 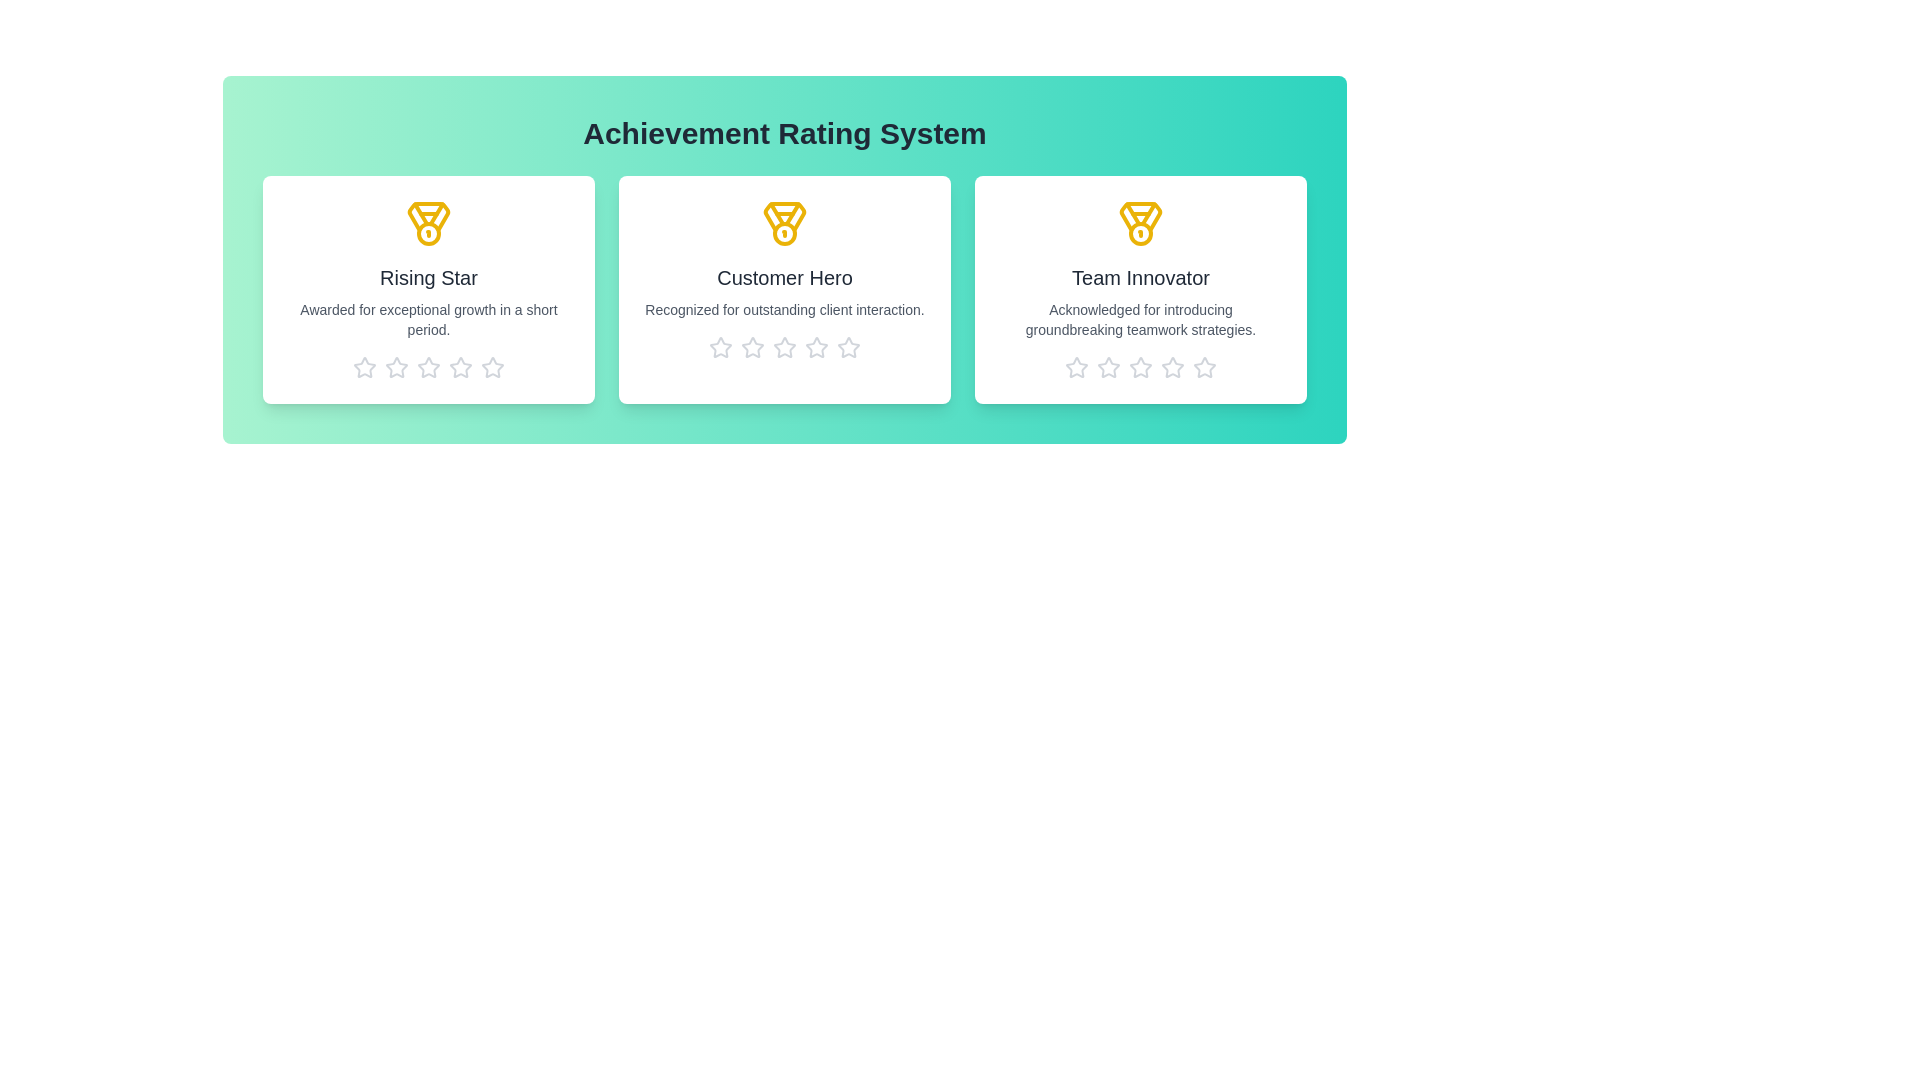 I want to click on the title of the achievement Customer Hero, so click(x=784, y=277).